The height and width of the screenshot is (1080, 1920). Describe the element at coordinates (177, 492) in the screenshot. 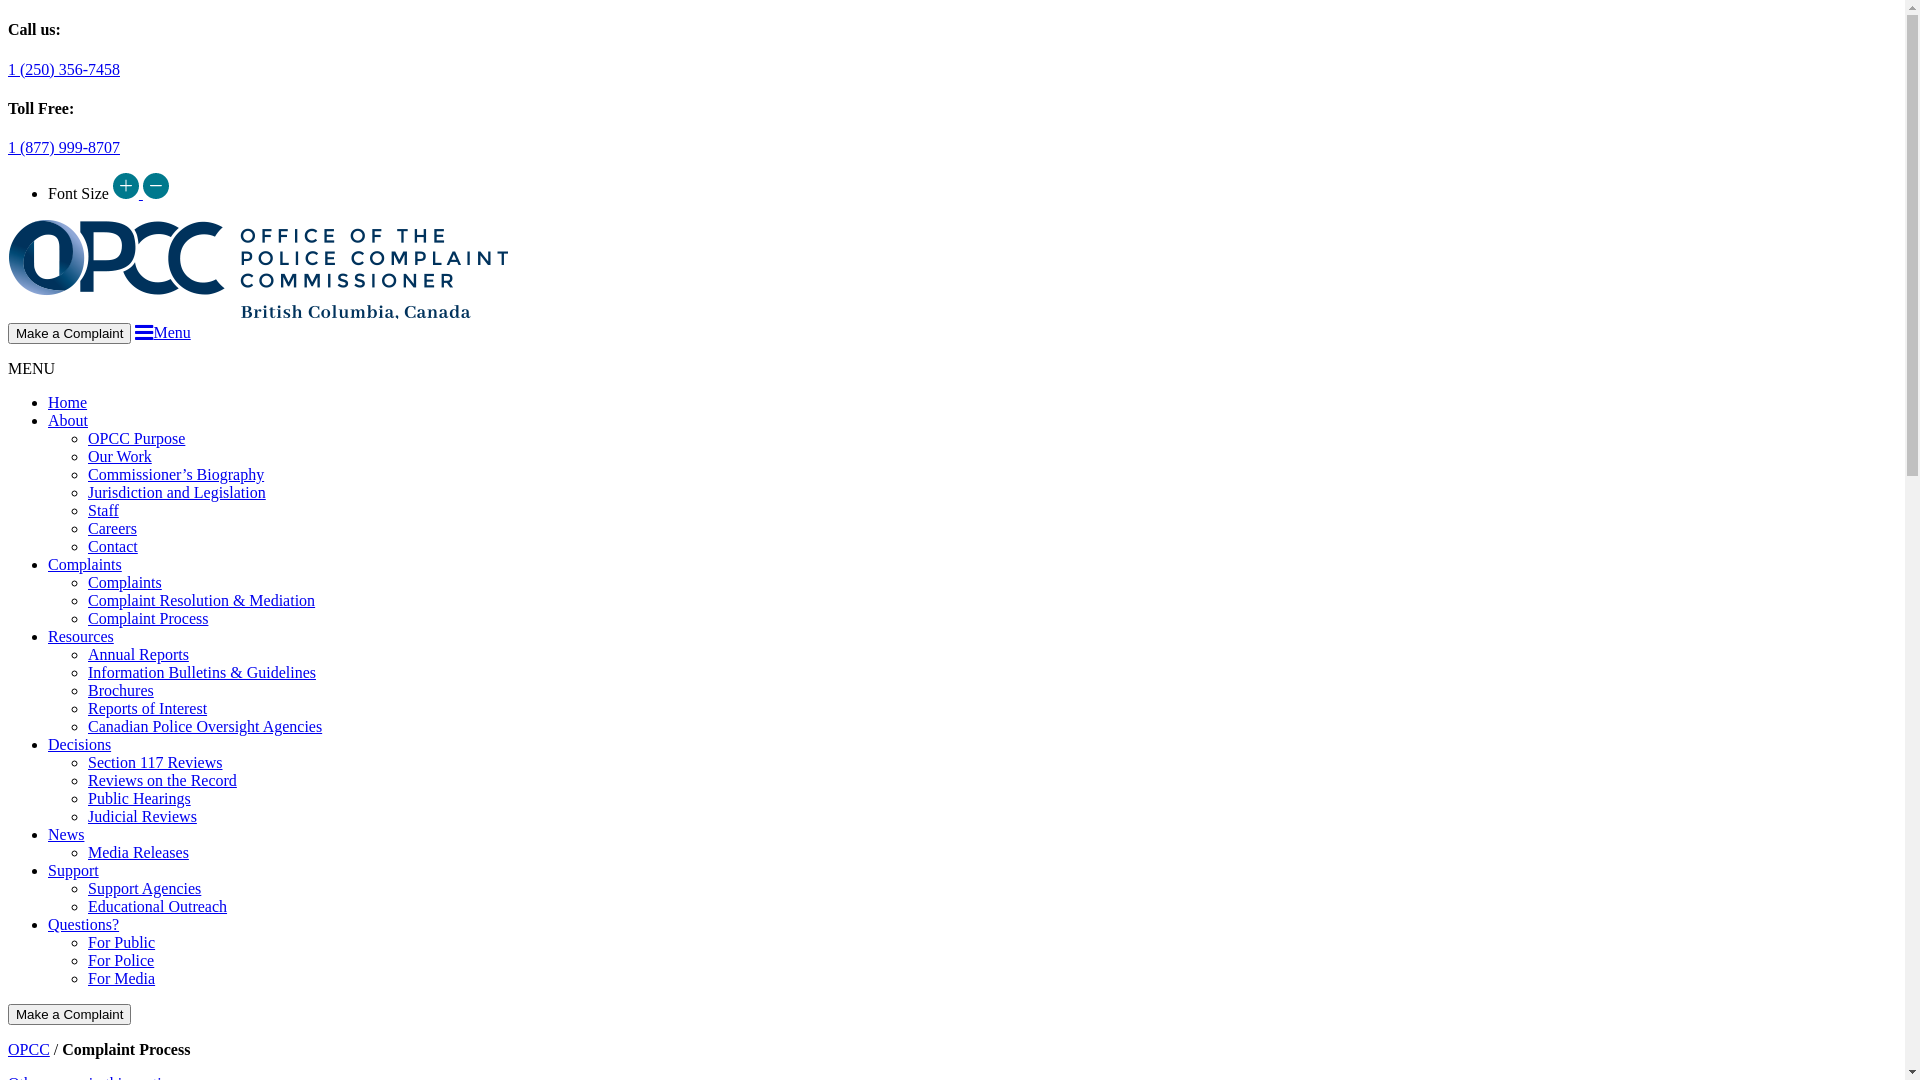

I see `'Jurisdiction and Legislation'` at that location.